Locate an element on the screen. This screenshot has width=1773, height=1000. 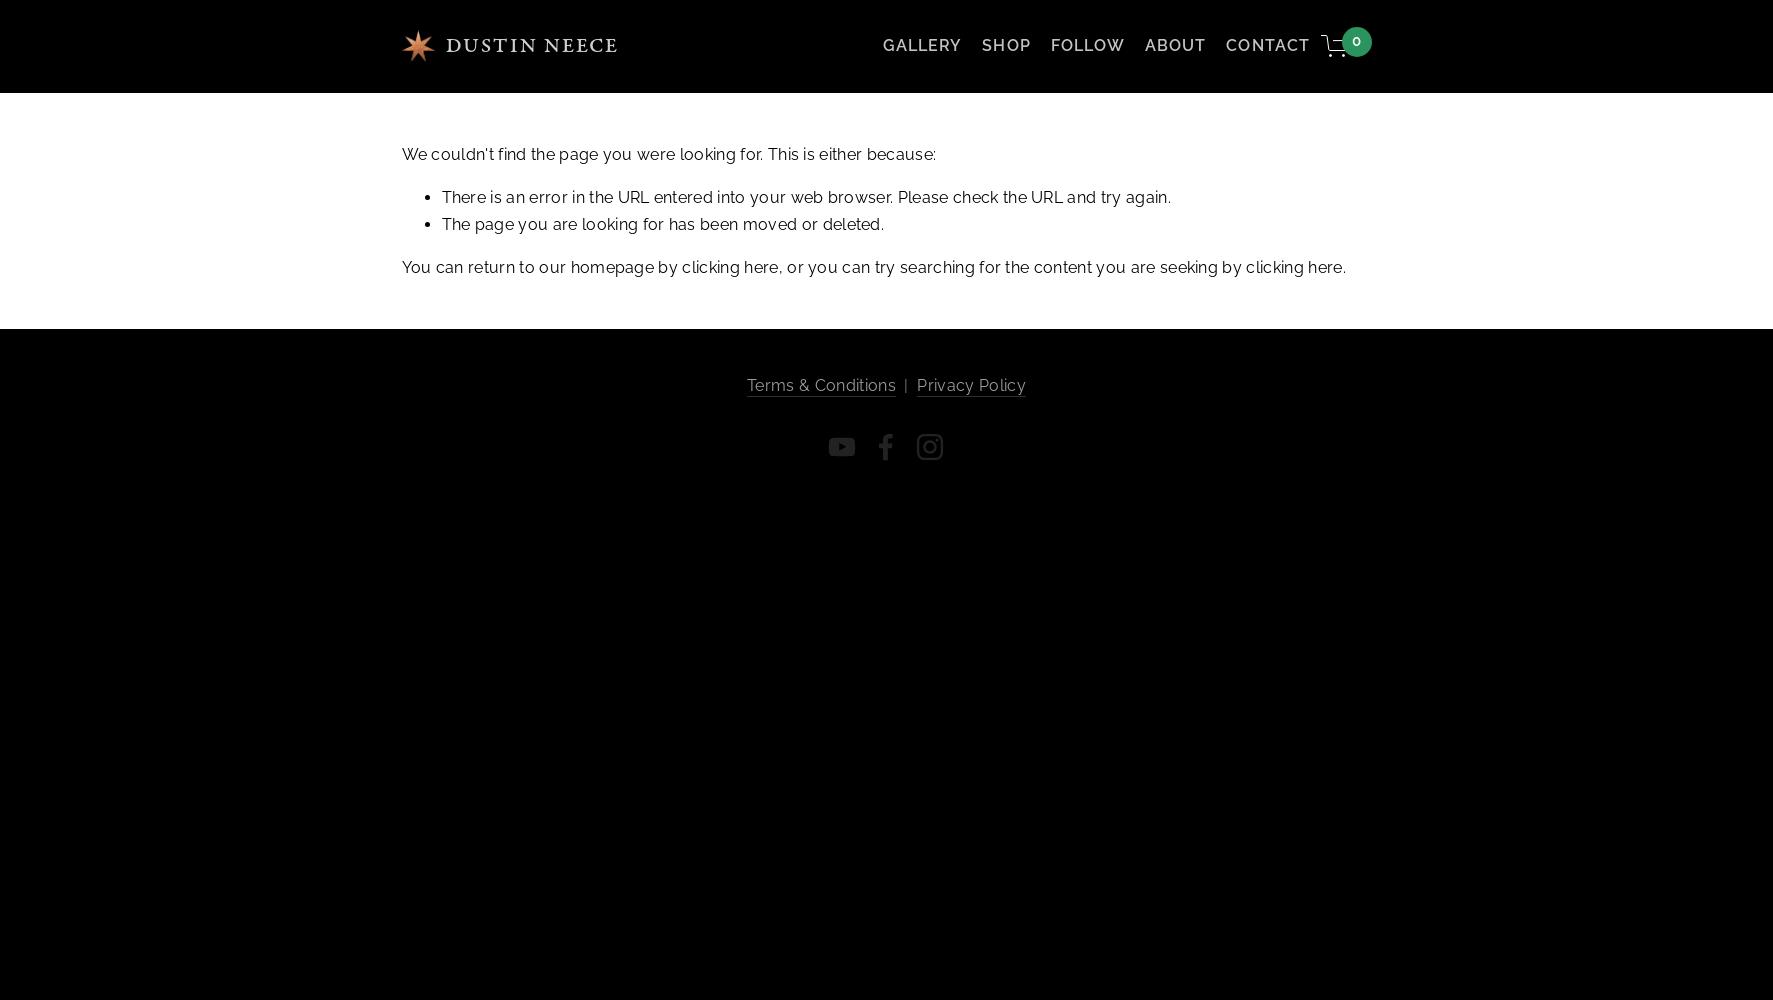
'About' is located at coordinates (1175, 45).